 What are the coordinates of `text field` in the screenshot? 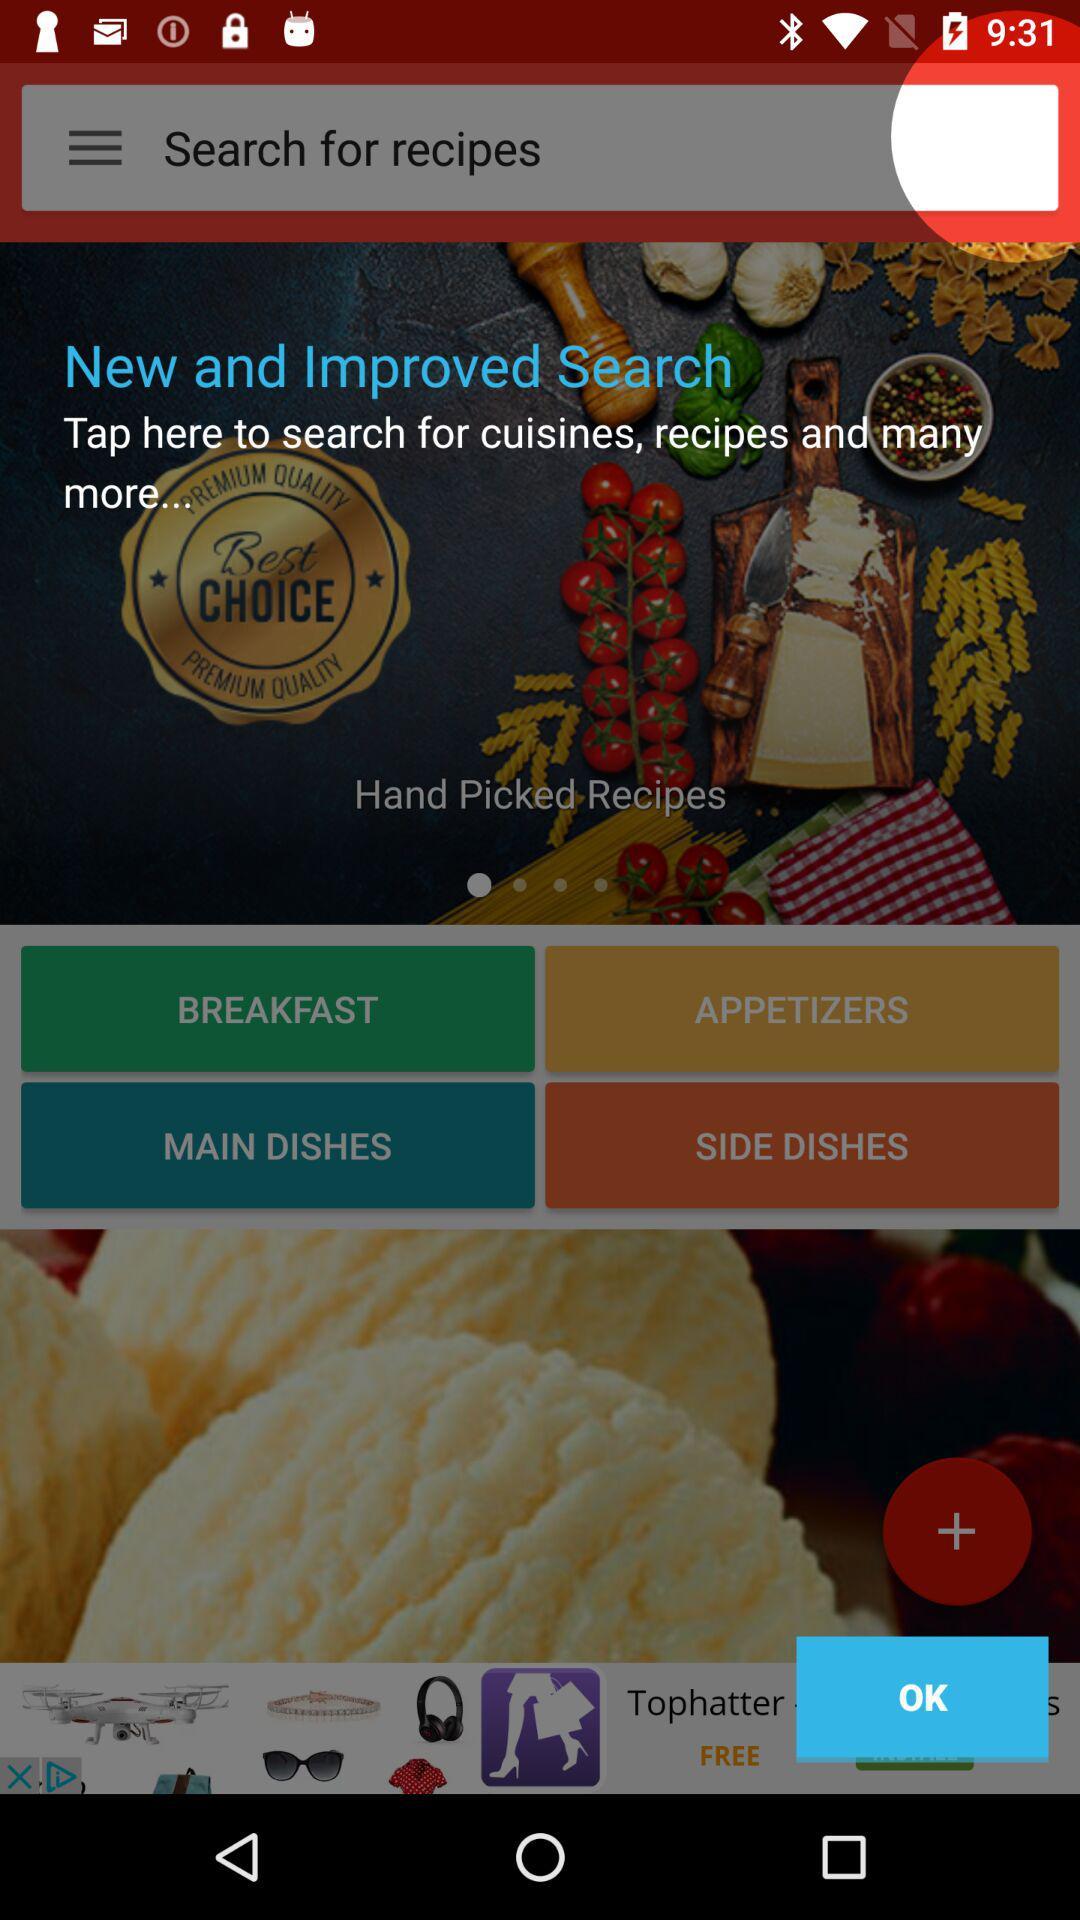 It's located at (560, 146).